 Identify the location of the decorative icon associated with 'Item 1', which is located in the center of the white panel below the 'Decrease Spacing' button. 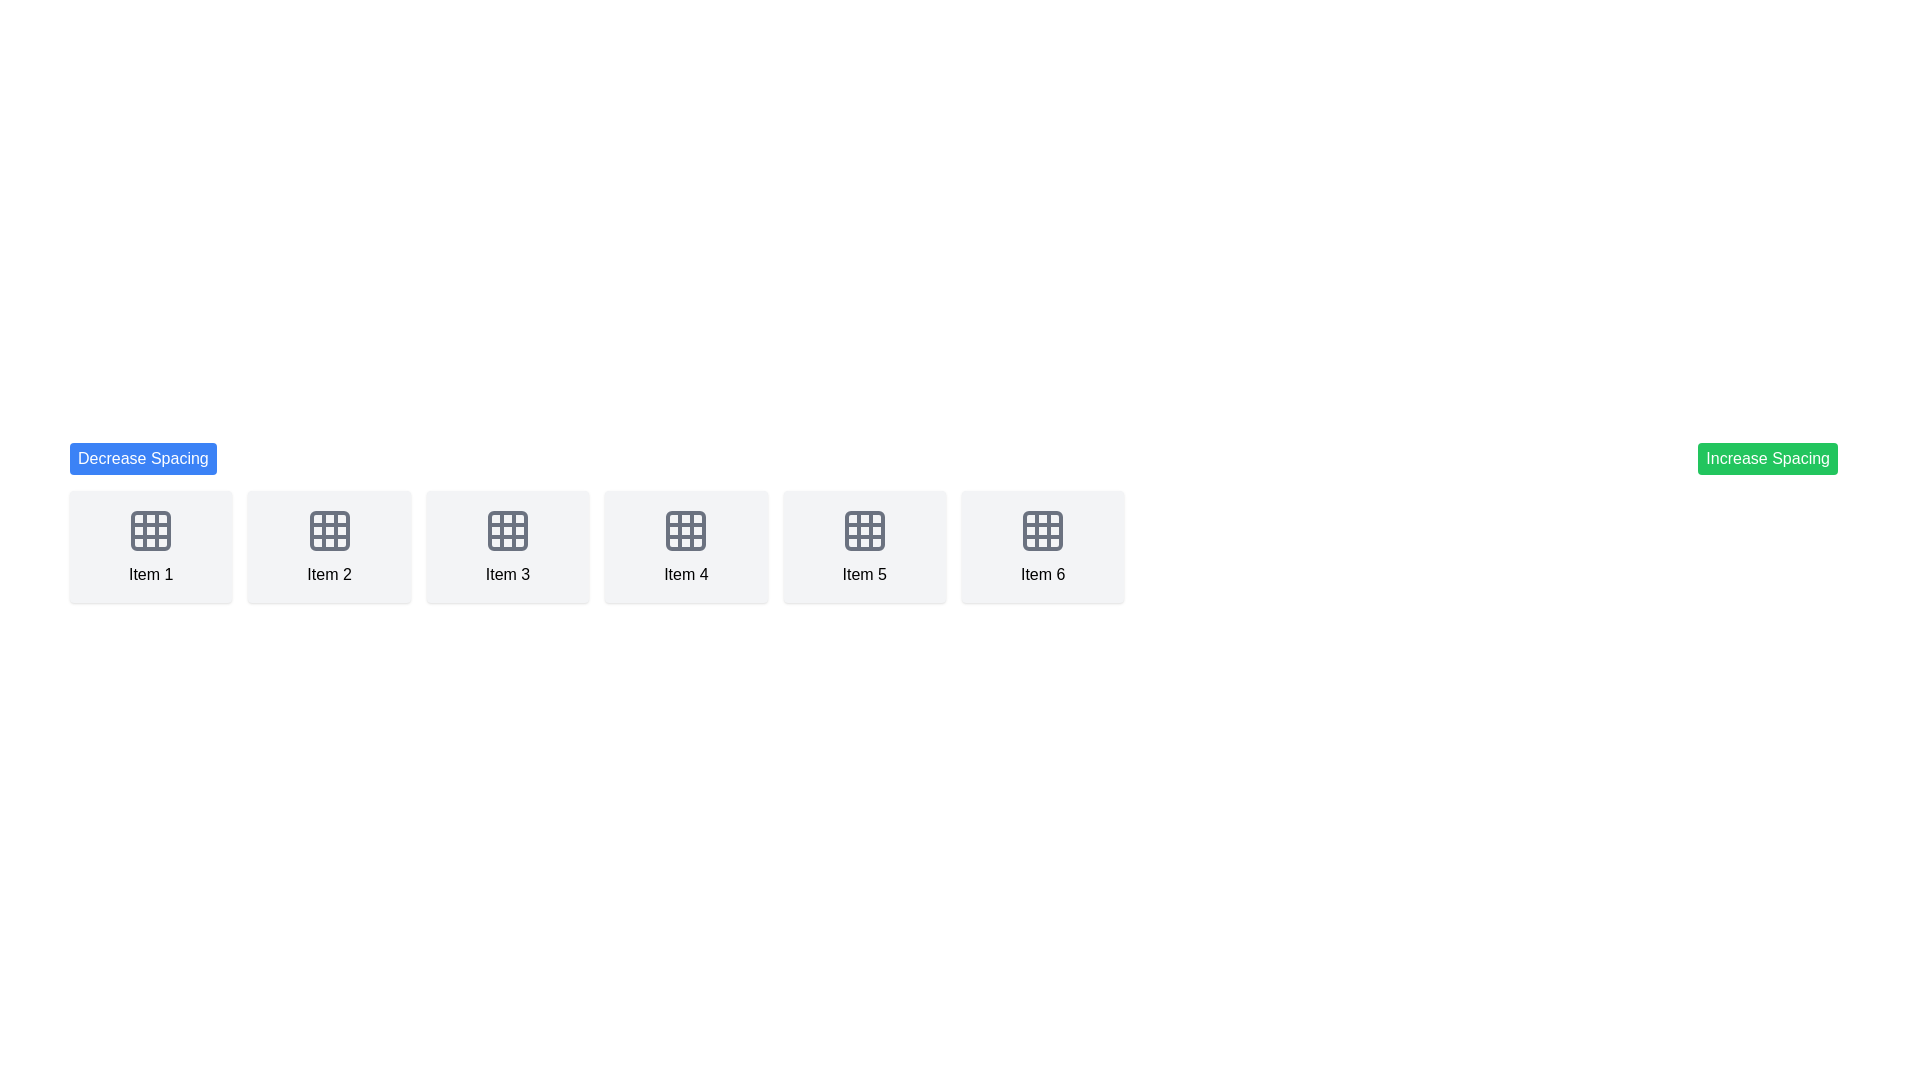
(150, 530).